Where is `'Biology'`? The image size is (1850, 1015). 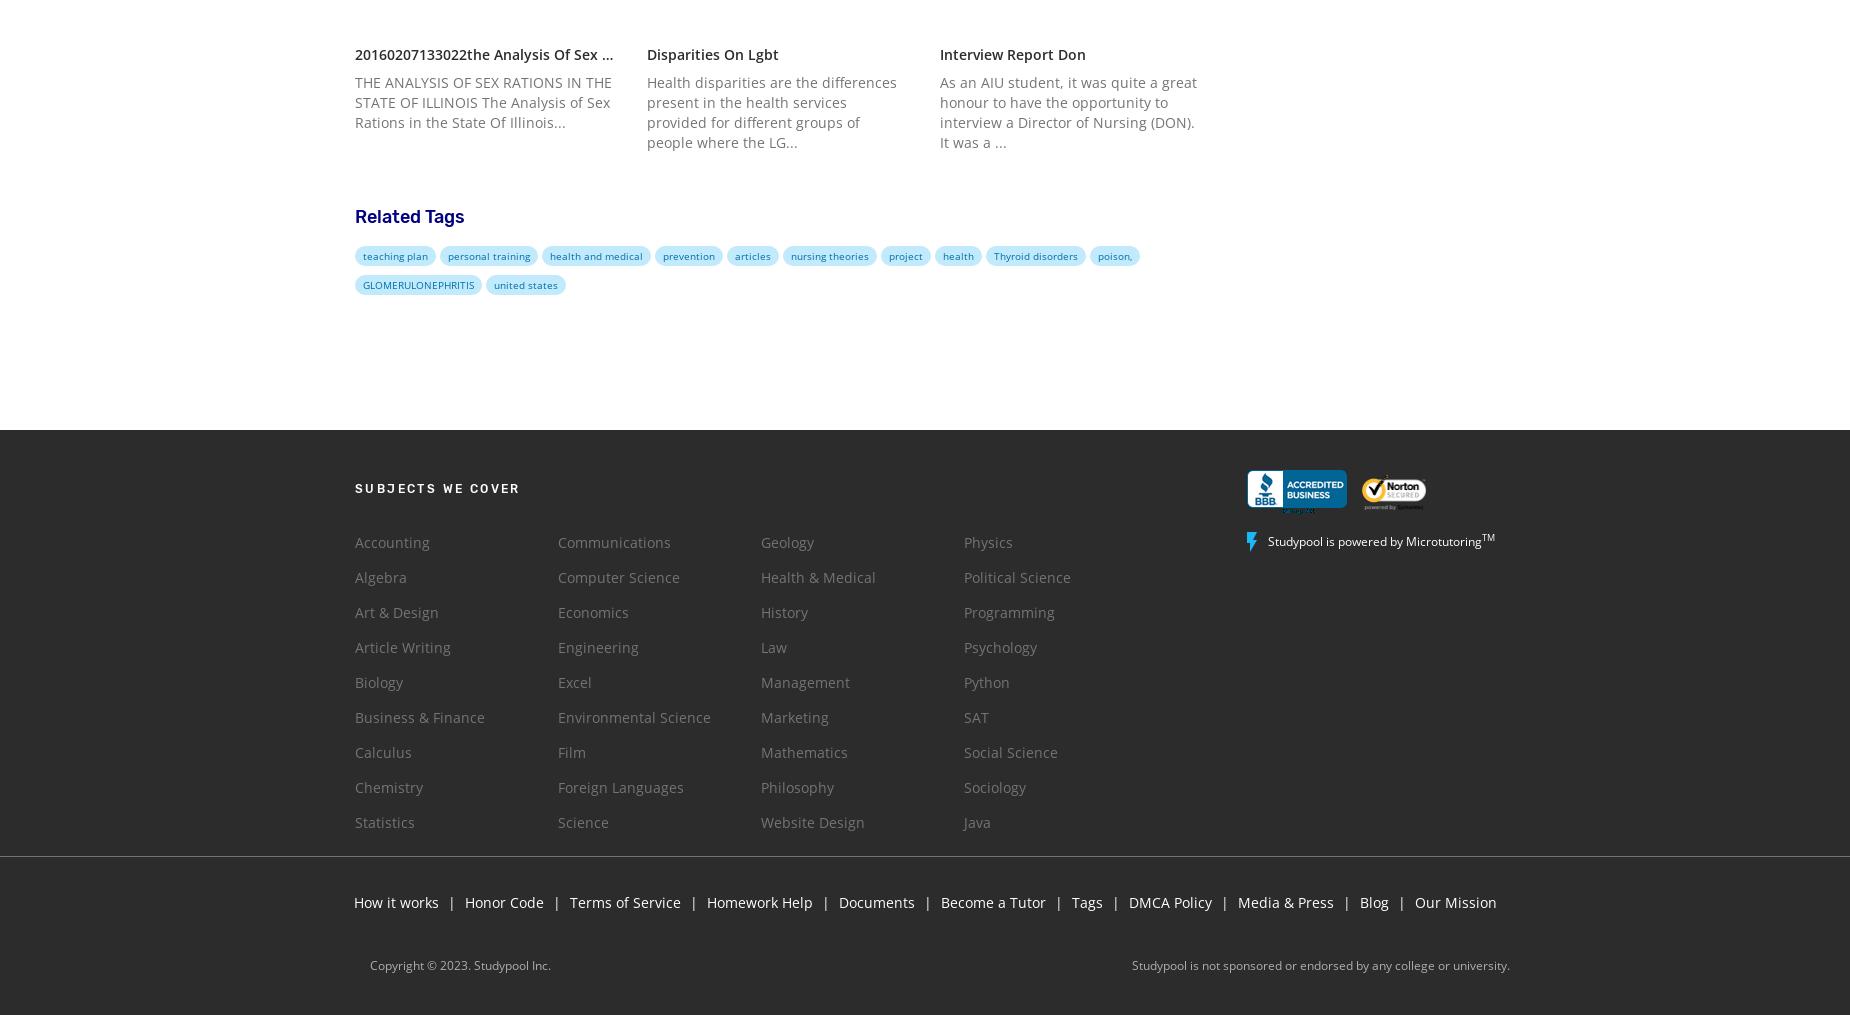 'Biology' is located at coordinates (354, 681).